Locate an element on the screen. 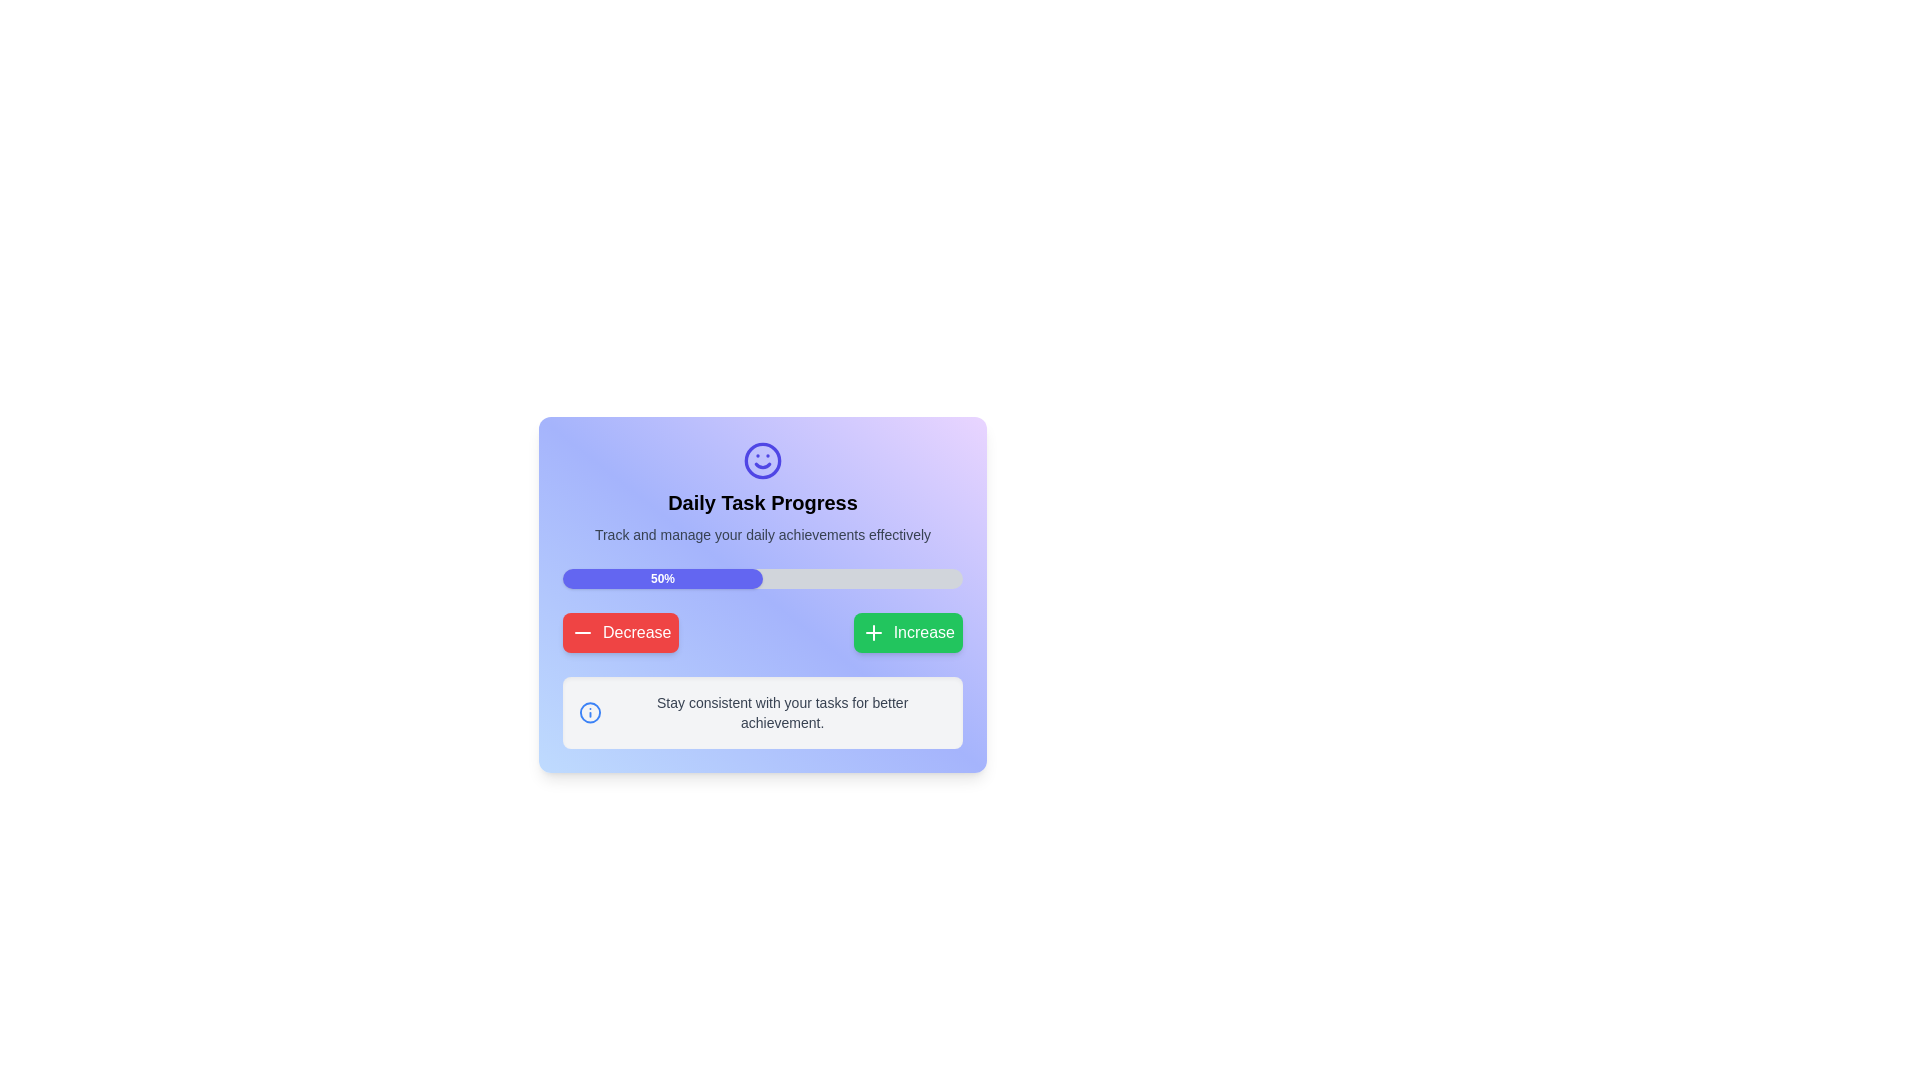 The image size is (1920, 1080). the red 'Decrease' button with a white minus icon, which is the leftmost button in a row of two buttons is located at coordinates (620, 632).